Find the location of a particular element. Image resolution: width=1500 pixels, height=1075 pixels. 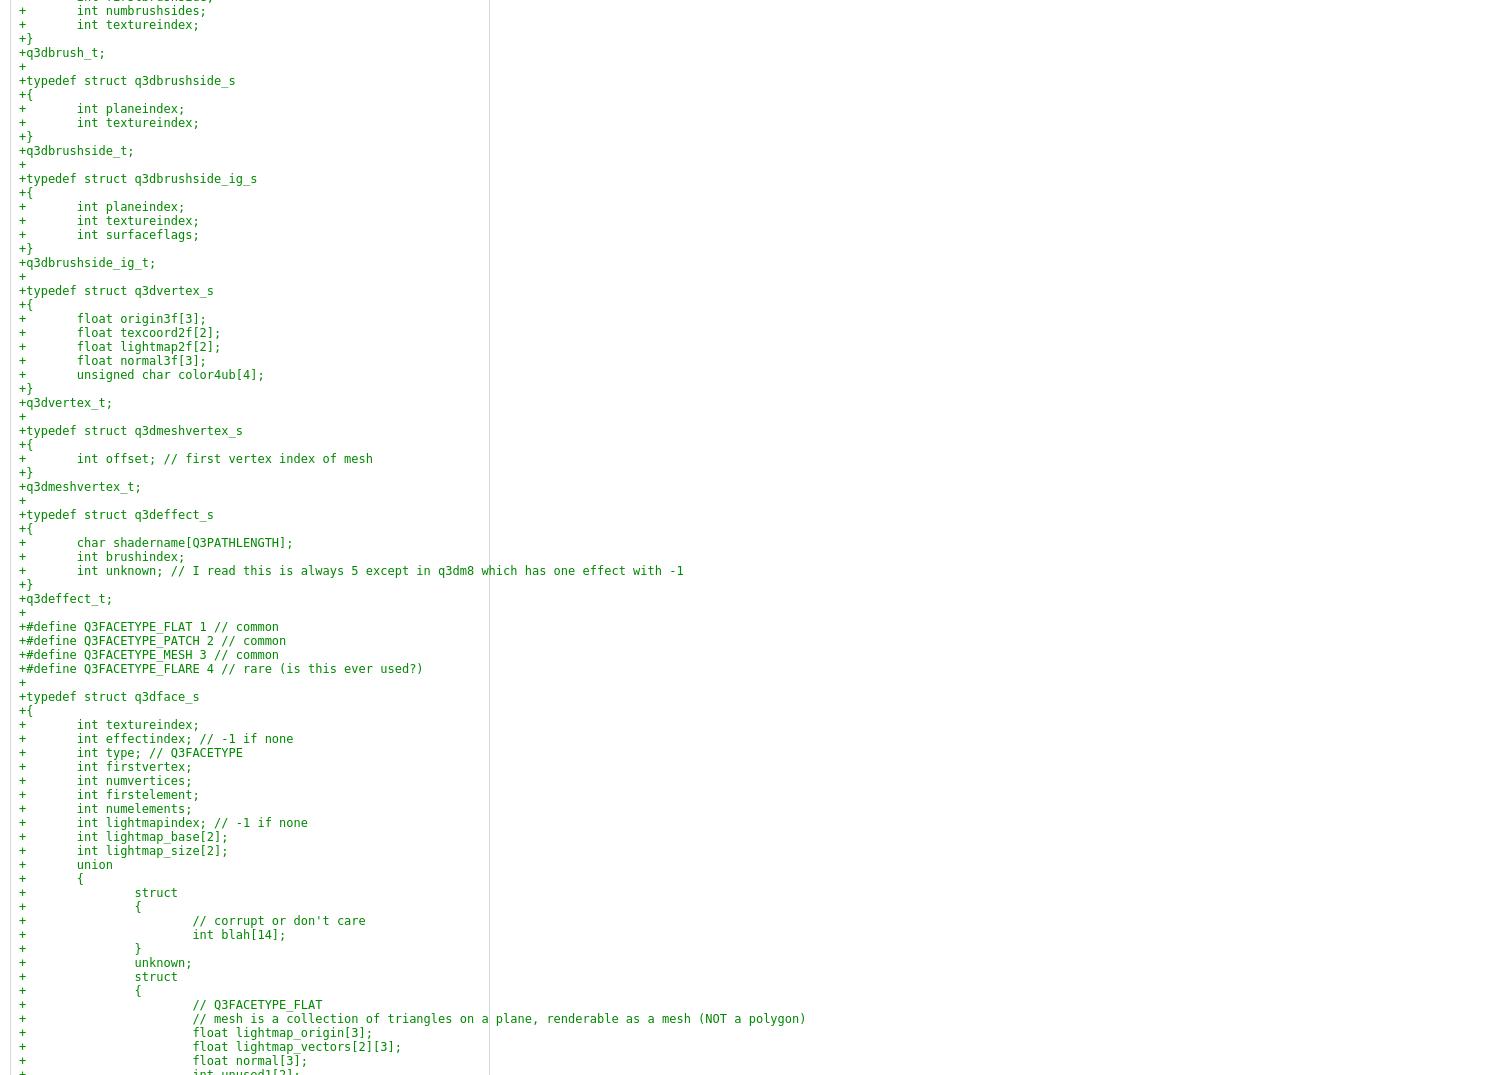

'+                       float lightmap_vectors[2][3];' is located at coordinates (209, 1047).